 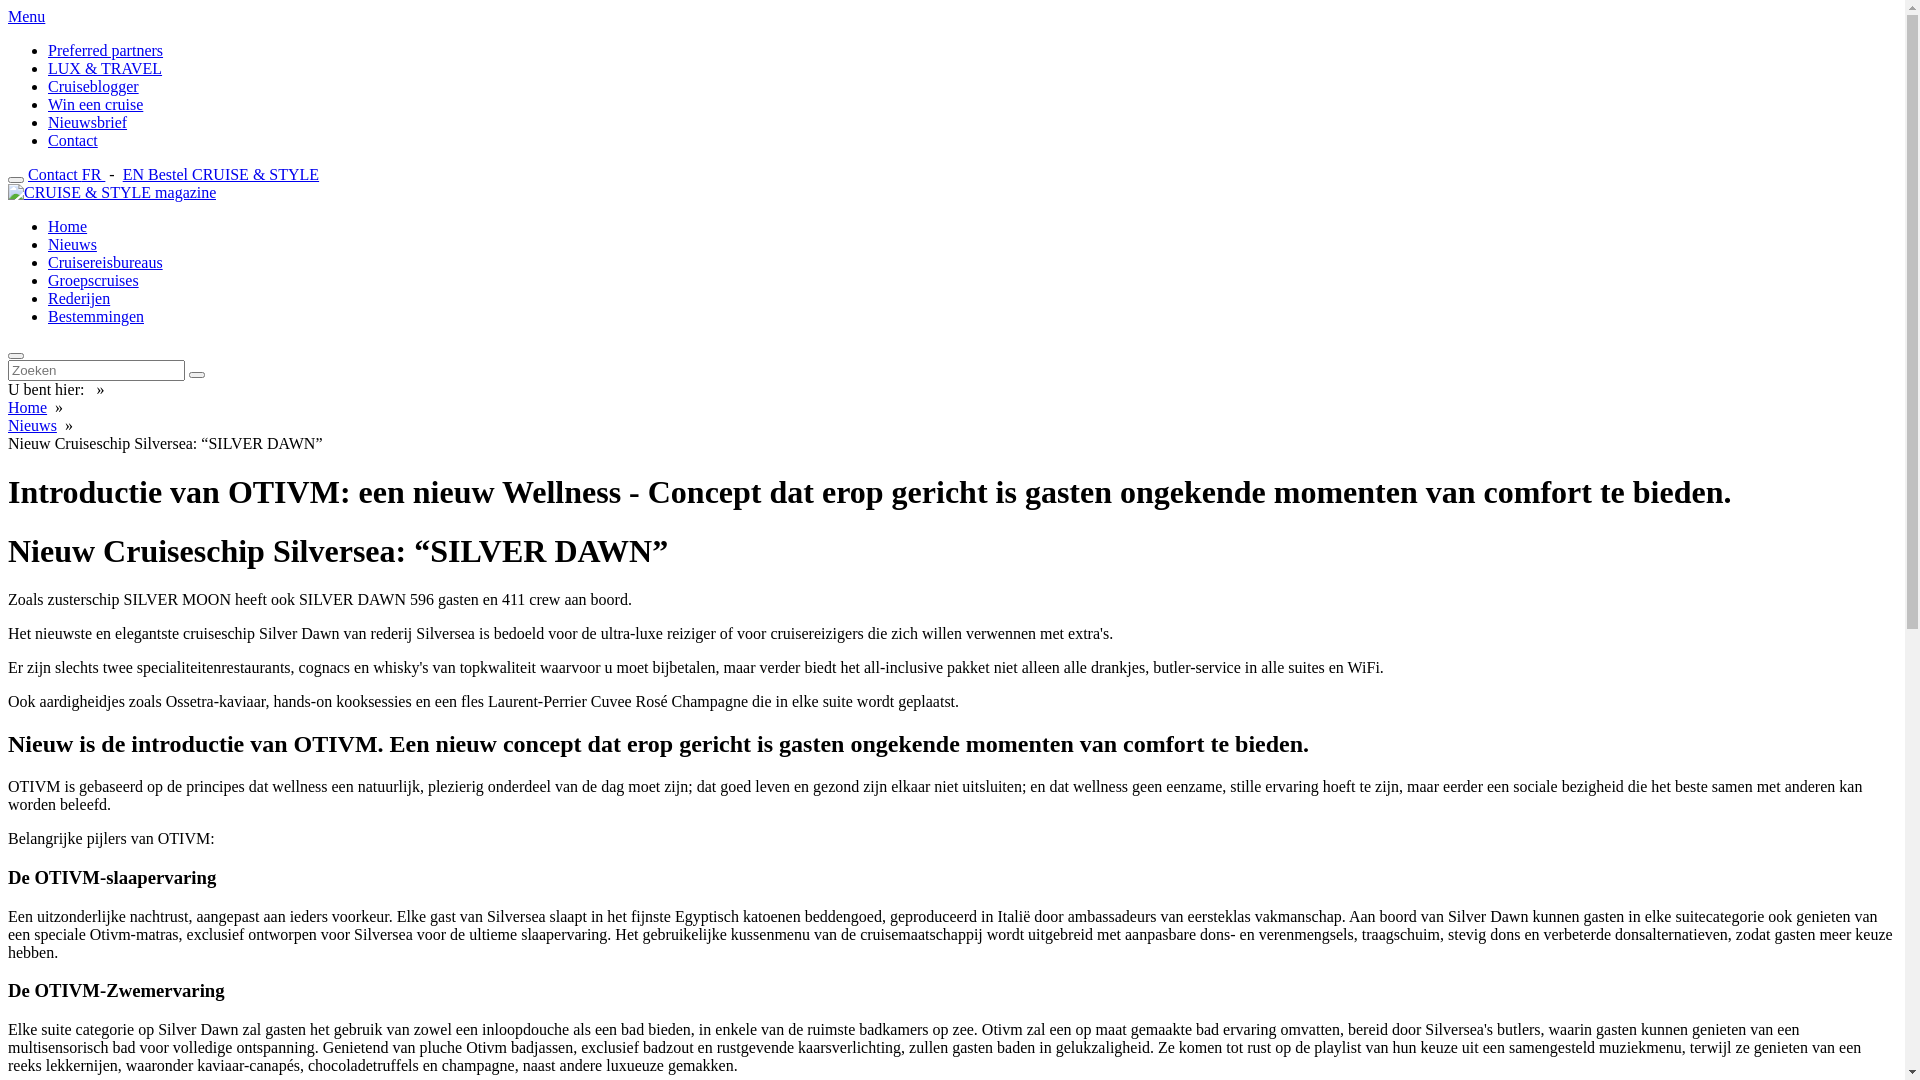 What do you see at coordinates (86, 122) in the screenshot?
I see `'Nieuwsbrief'` at bounding box center [86, 122].